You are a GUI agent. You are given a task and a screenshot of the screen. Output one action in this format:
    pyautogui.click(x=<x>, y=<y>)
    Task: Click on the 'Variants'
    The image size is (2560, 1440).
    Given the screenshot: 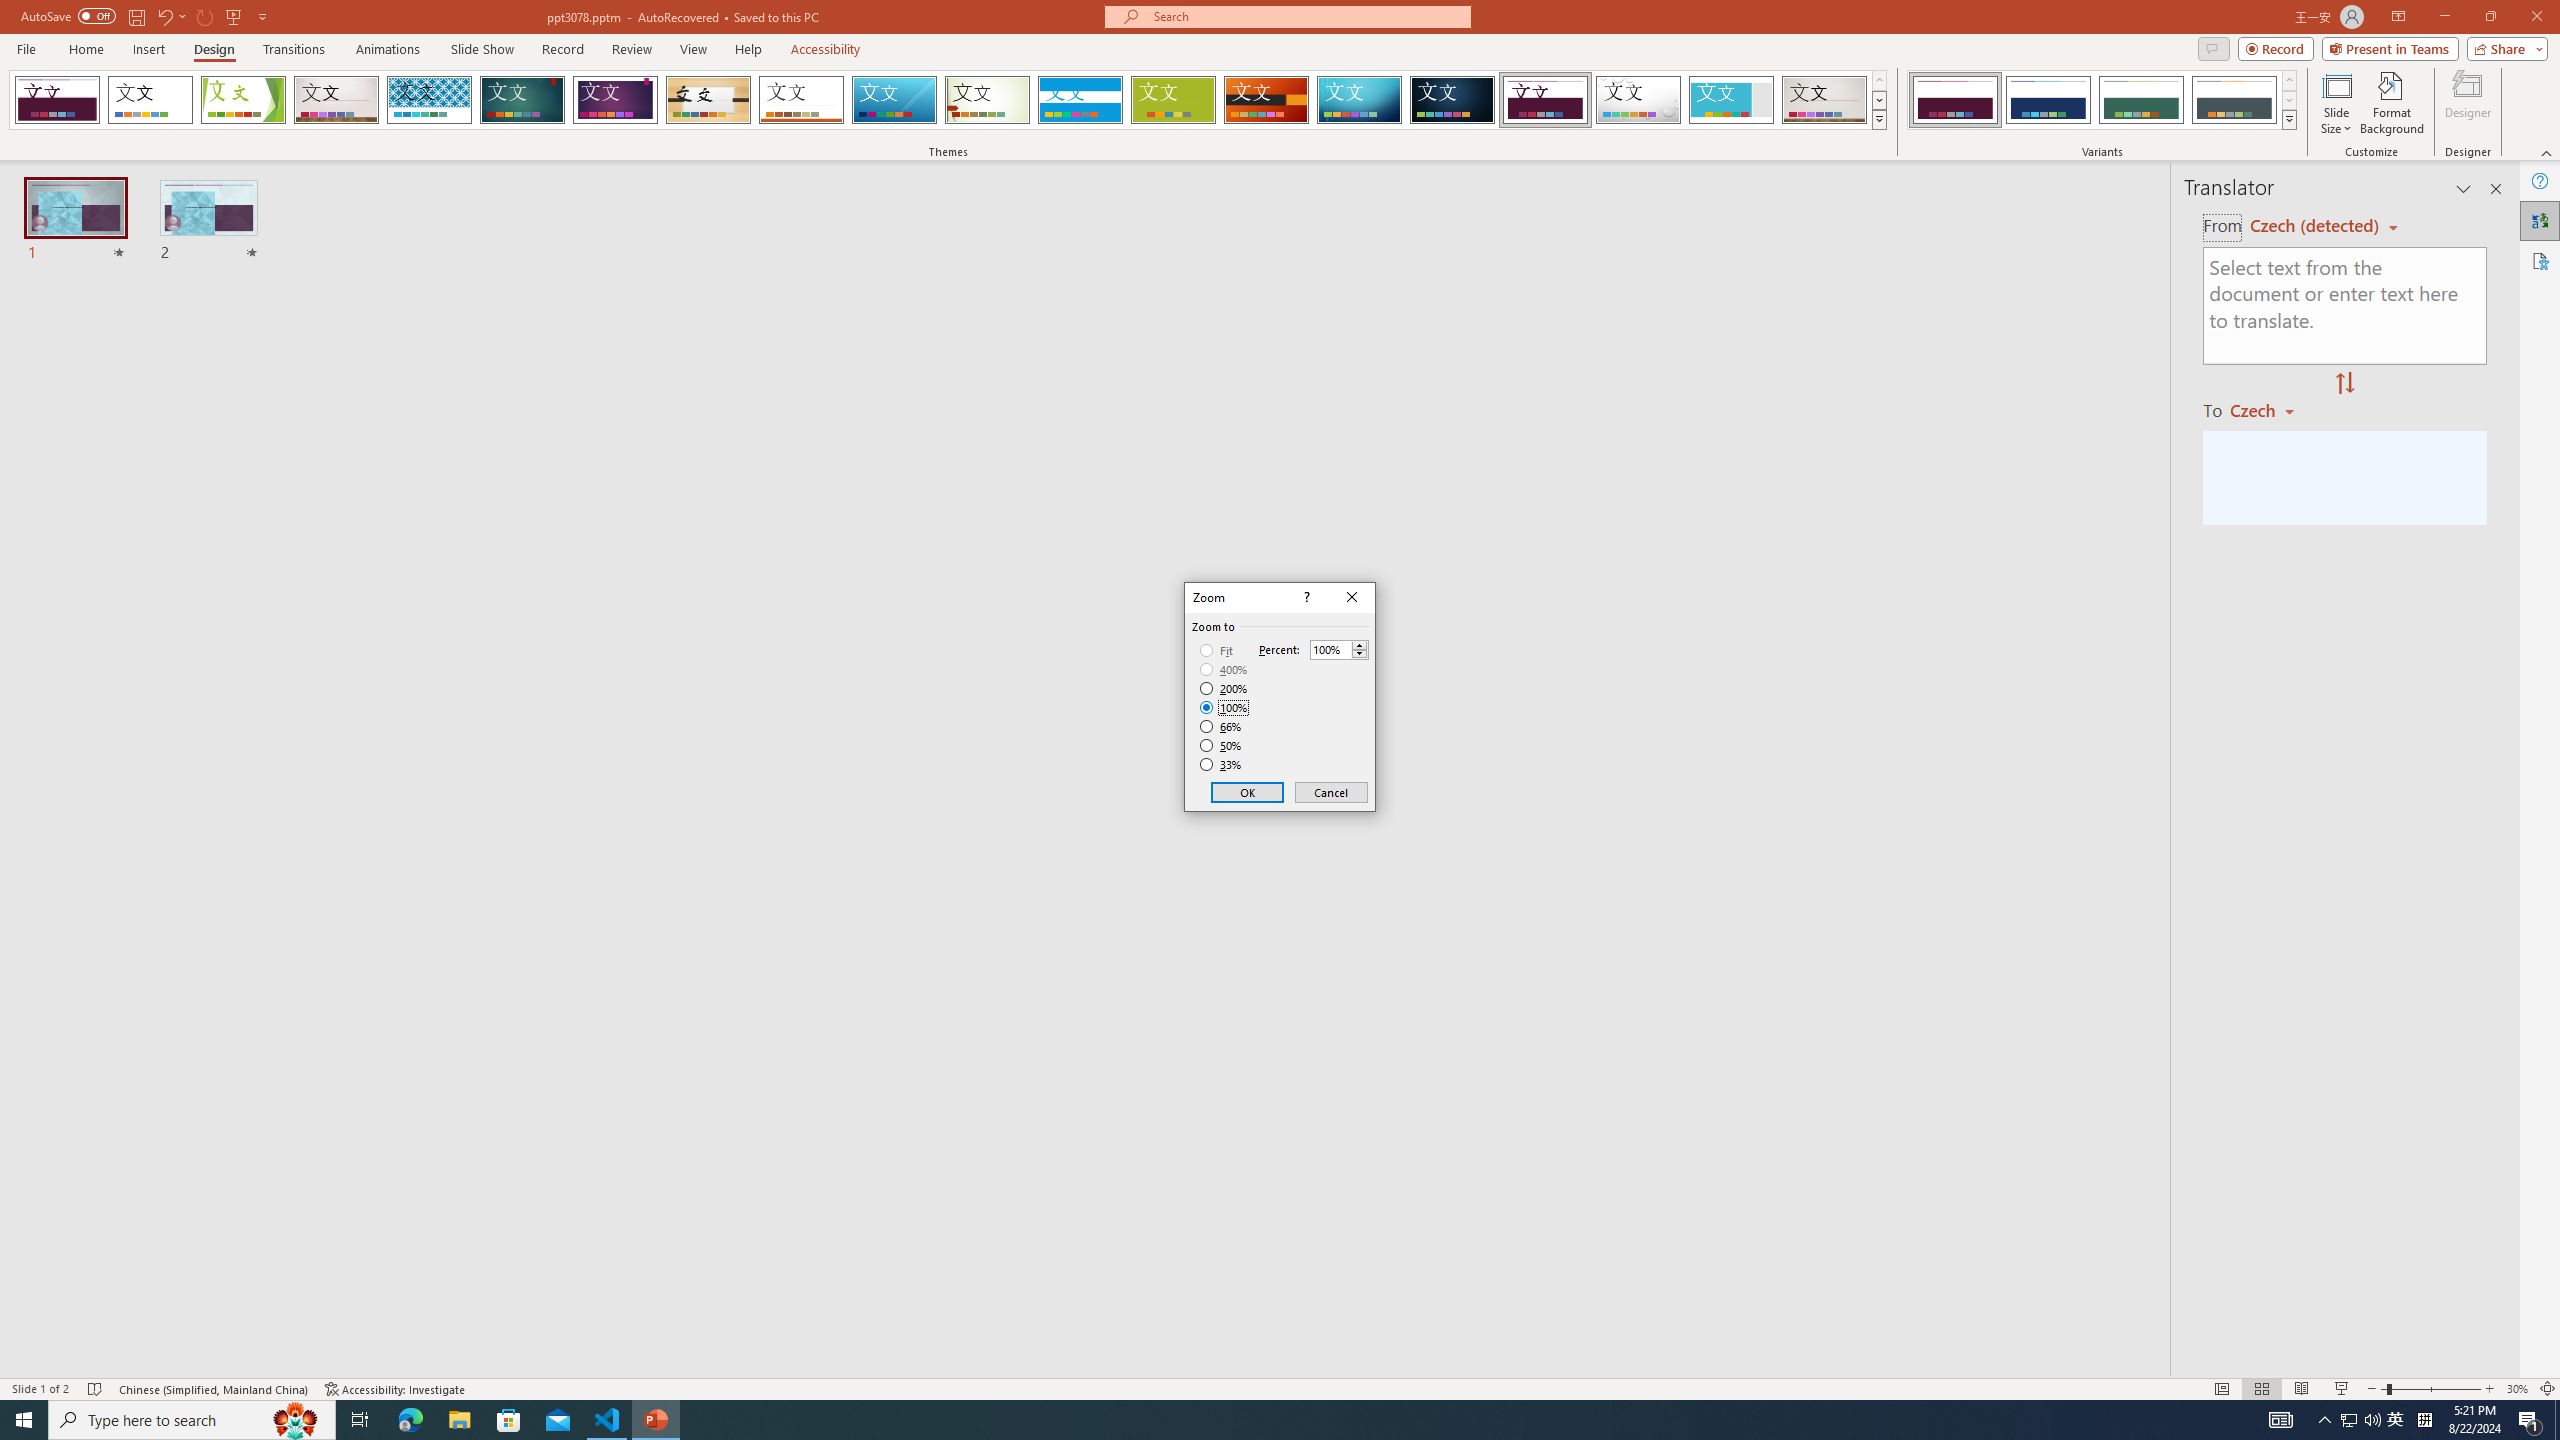 What is the action you would take?
    pyautogui.click(x=2287, y=118)
    